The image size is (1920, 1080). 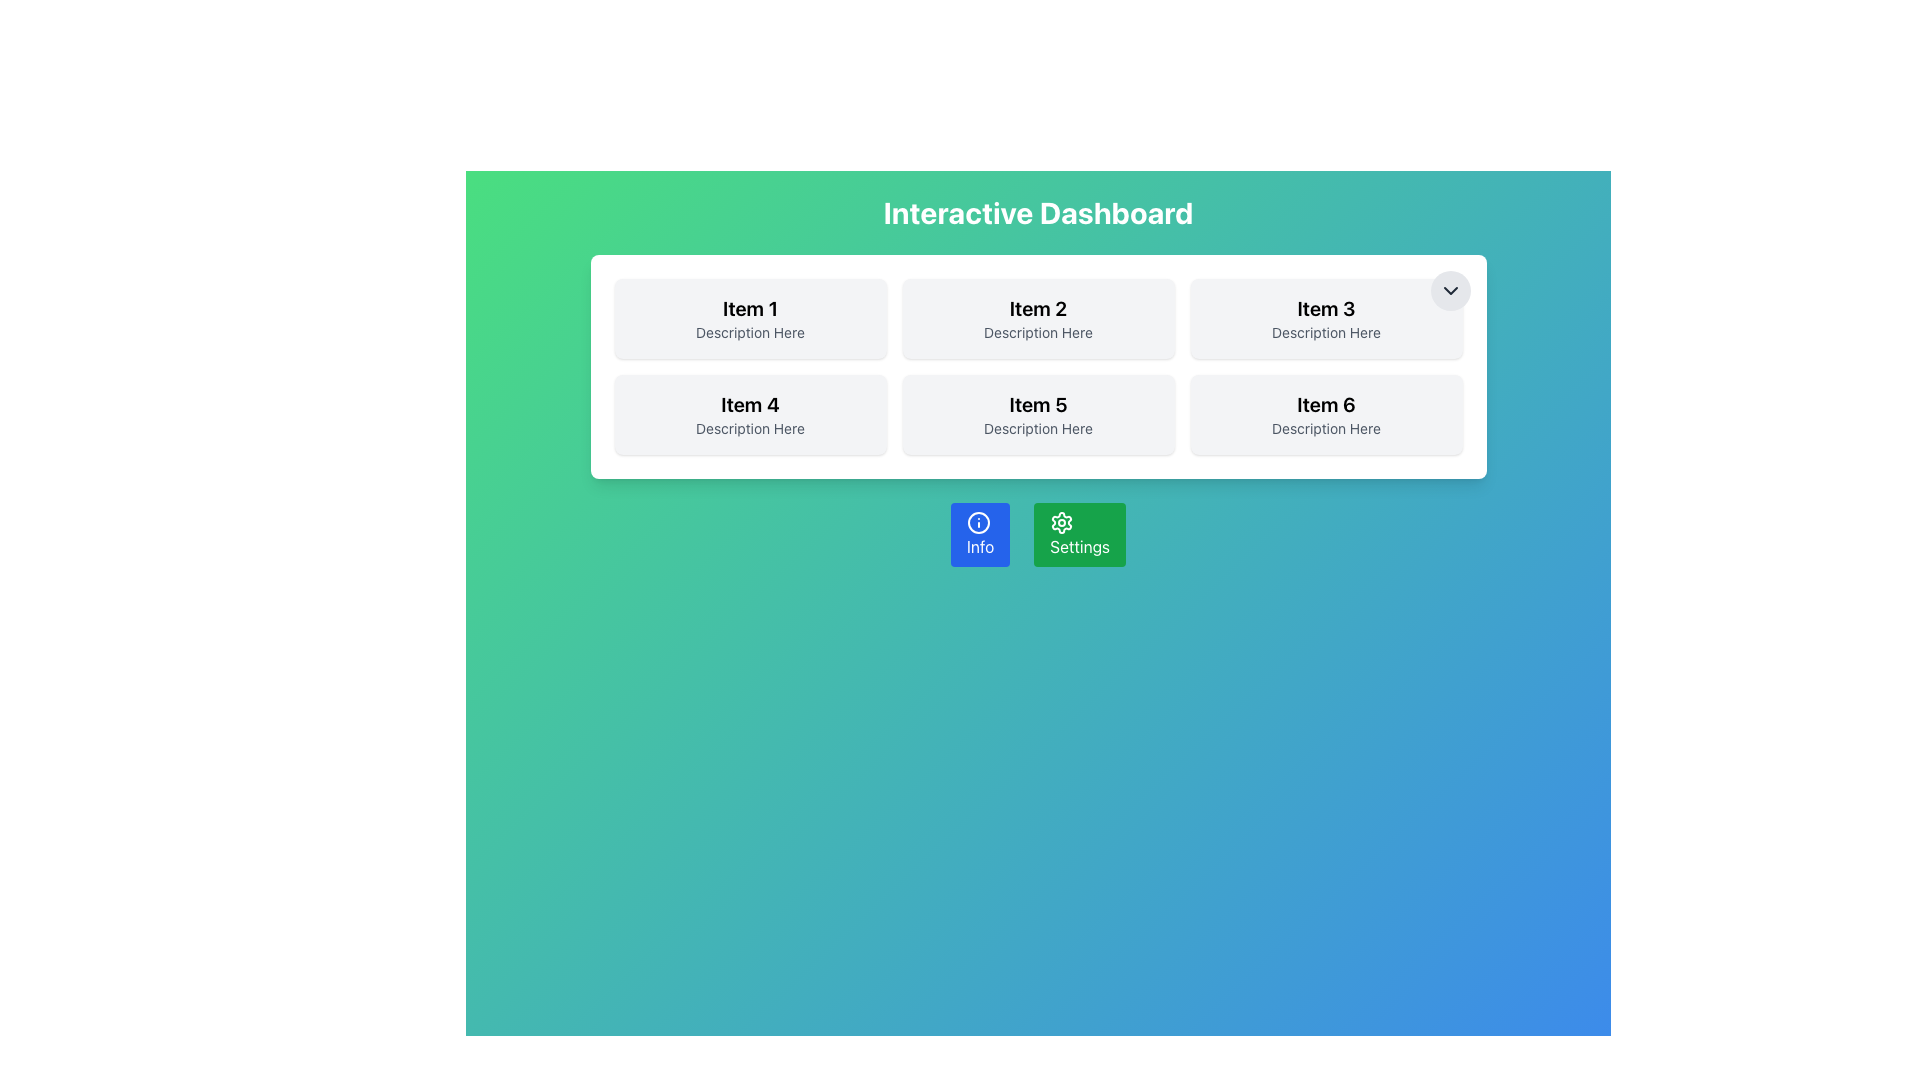 I want to click on the non-interactive Text label tile located in the second row and first column of the grid, which is below 'Item 1' and to the left of 'Item 5', so click(x=749, y=414).